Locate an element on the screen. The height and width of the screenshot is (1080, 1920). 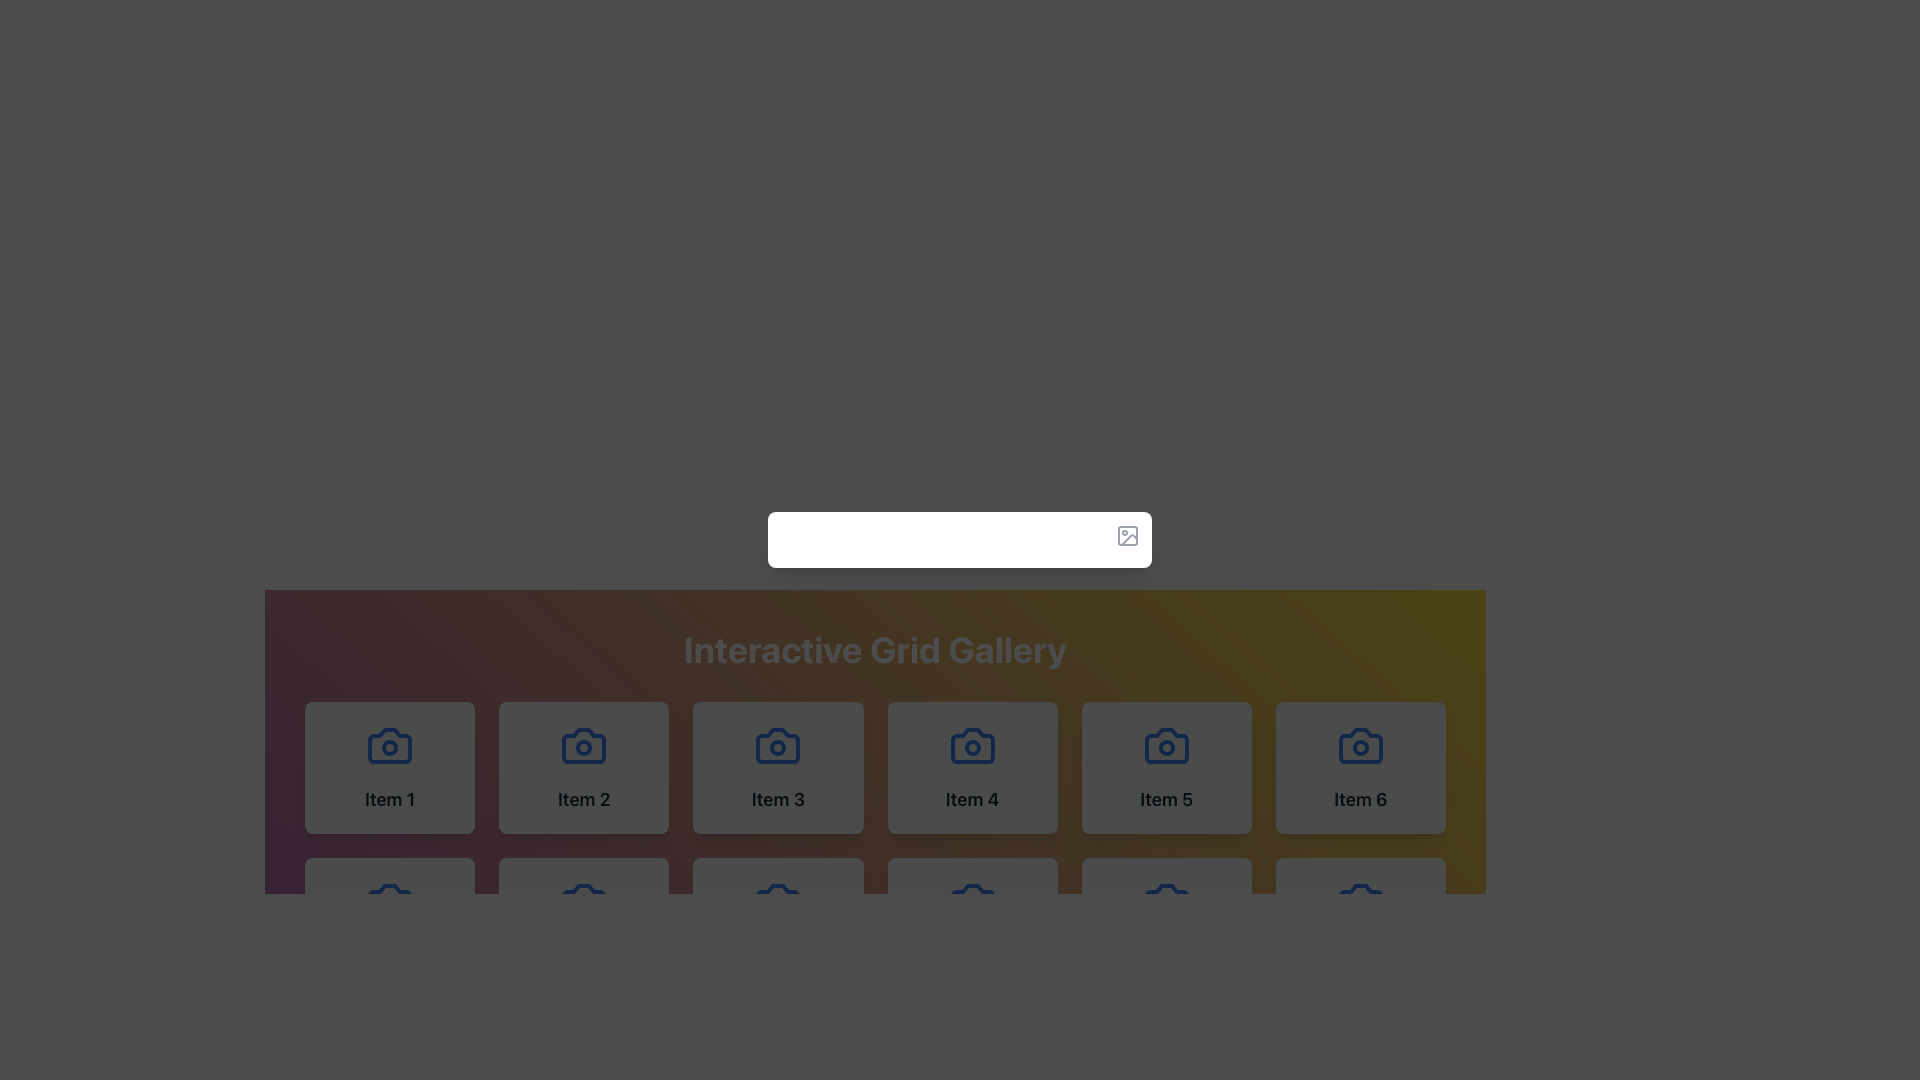
the card representing 'Item 1' located is located at coordinates (390, 766).